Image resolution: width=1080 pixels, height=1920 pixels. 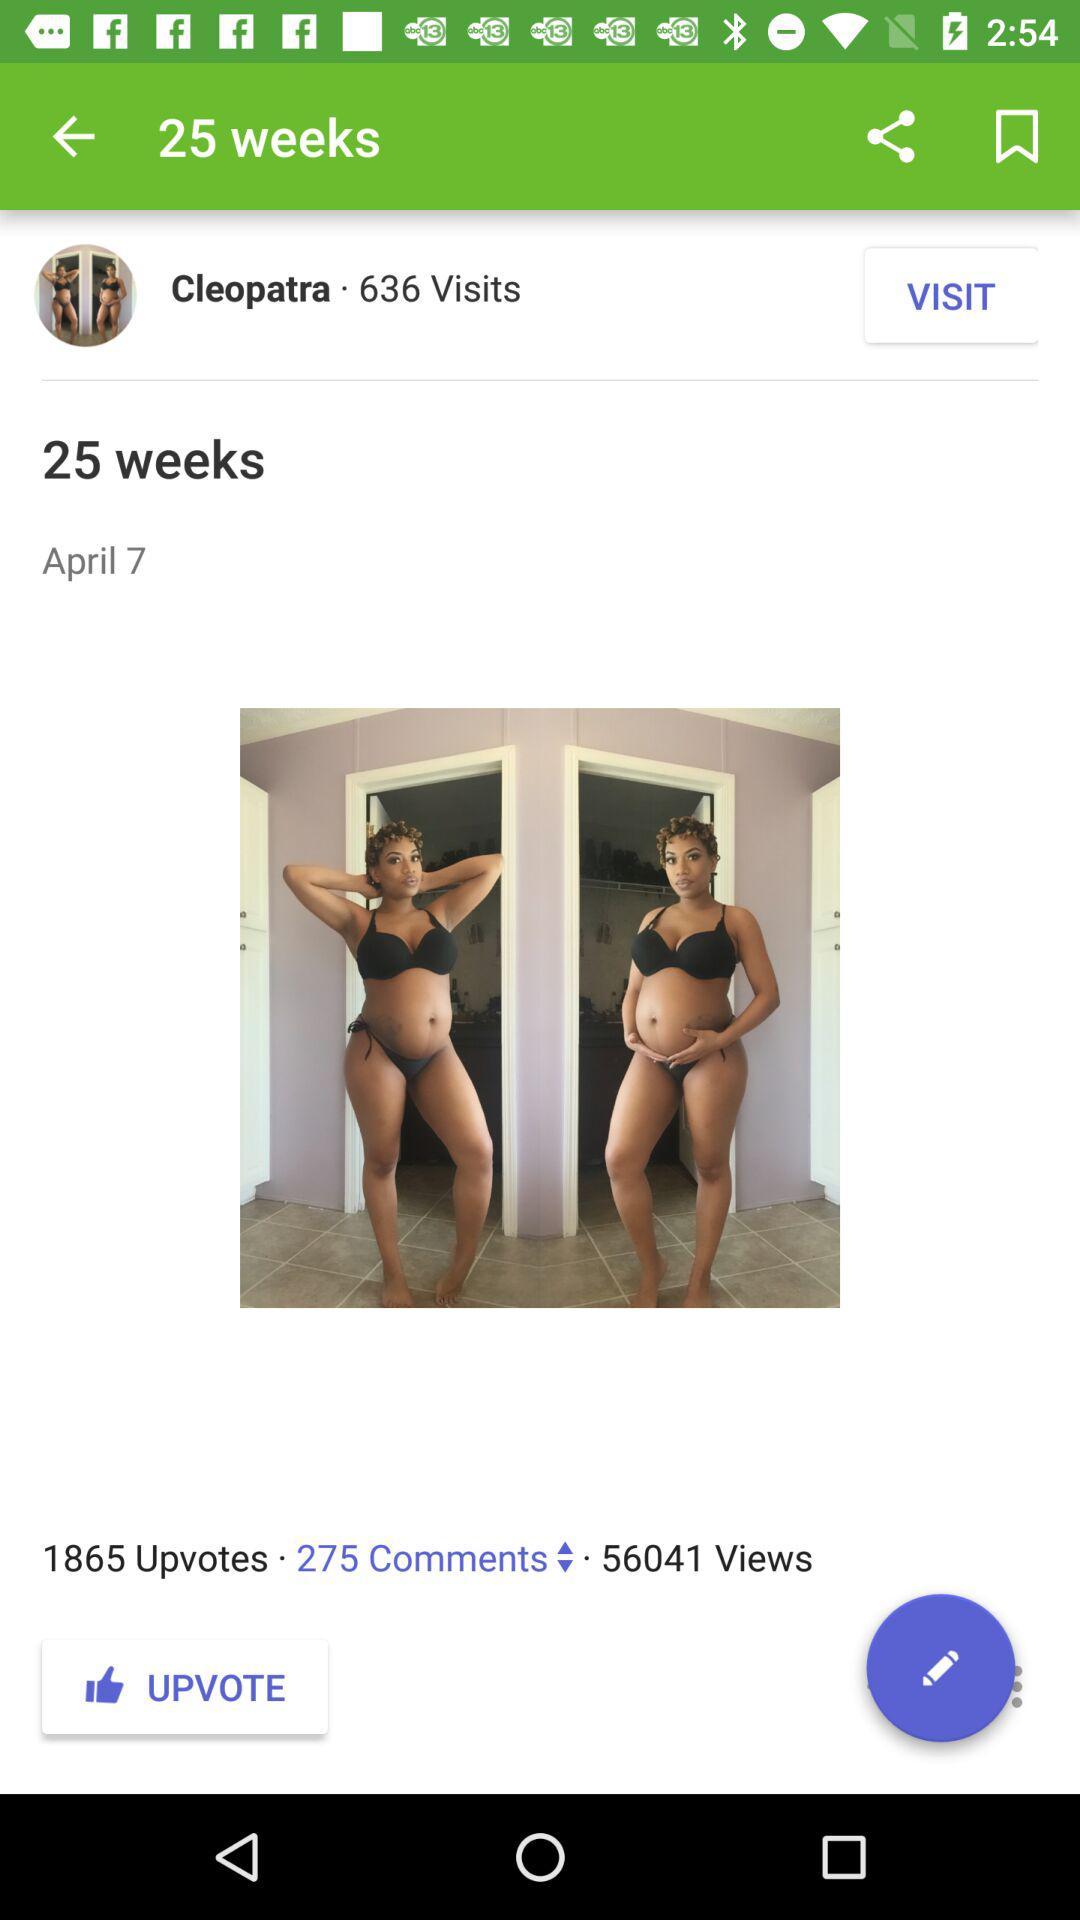 What do you see at coordinates (540, 1057) in the screenshot?
I see `item below april 7 icon` at bounding box center [540, 1057].